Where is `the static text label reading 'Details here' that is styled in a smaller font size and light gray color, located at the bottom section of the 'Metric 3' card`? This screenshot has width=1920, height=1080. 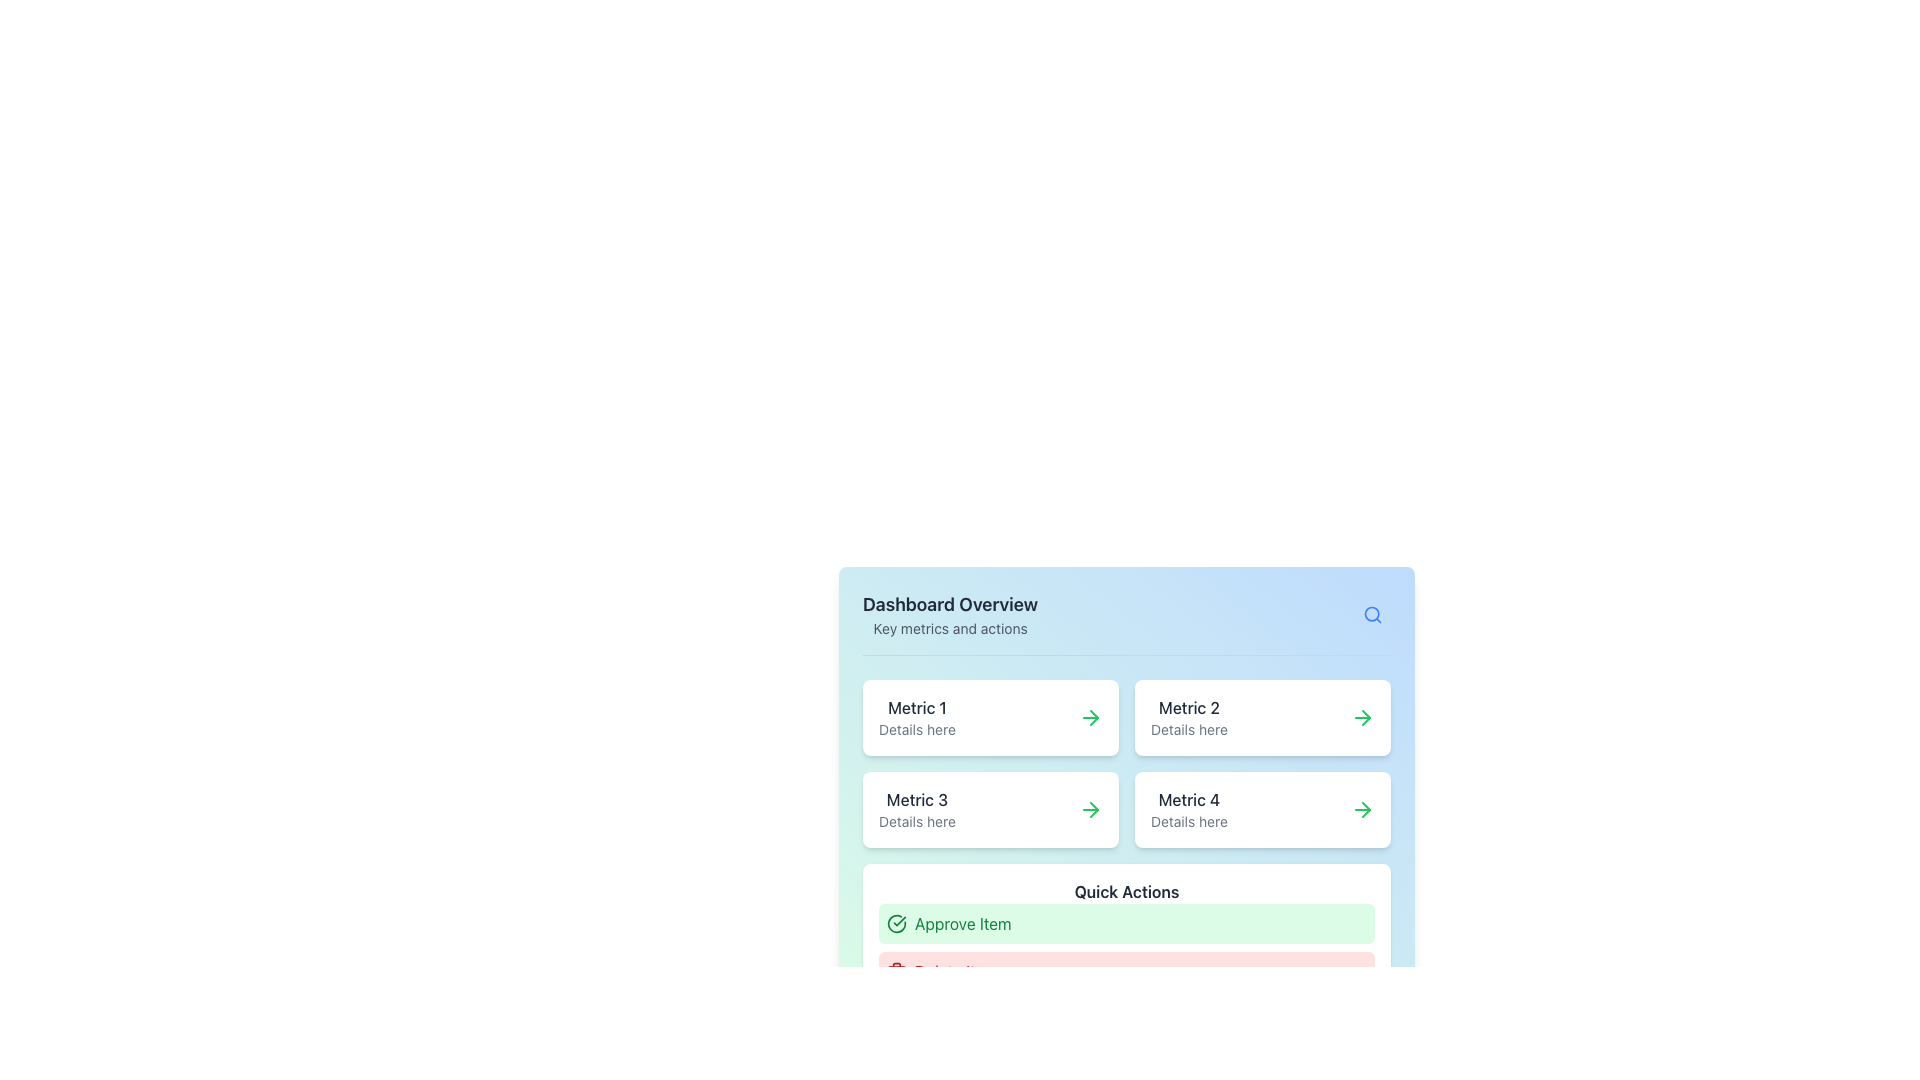 the static text label reading 'Details here' that is styled in a smaller font size and light gray color, located at the bottom section of the 'Metric 3' card is located at coordinates (916, 821).